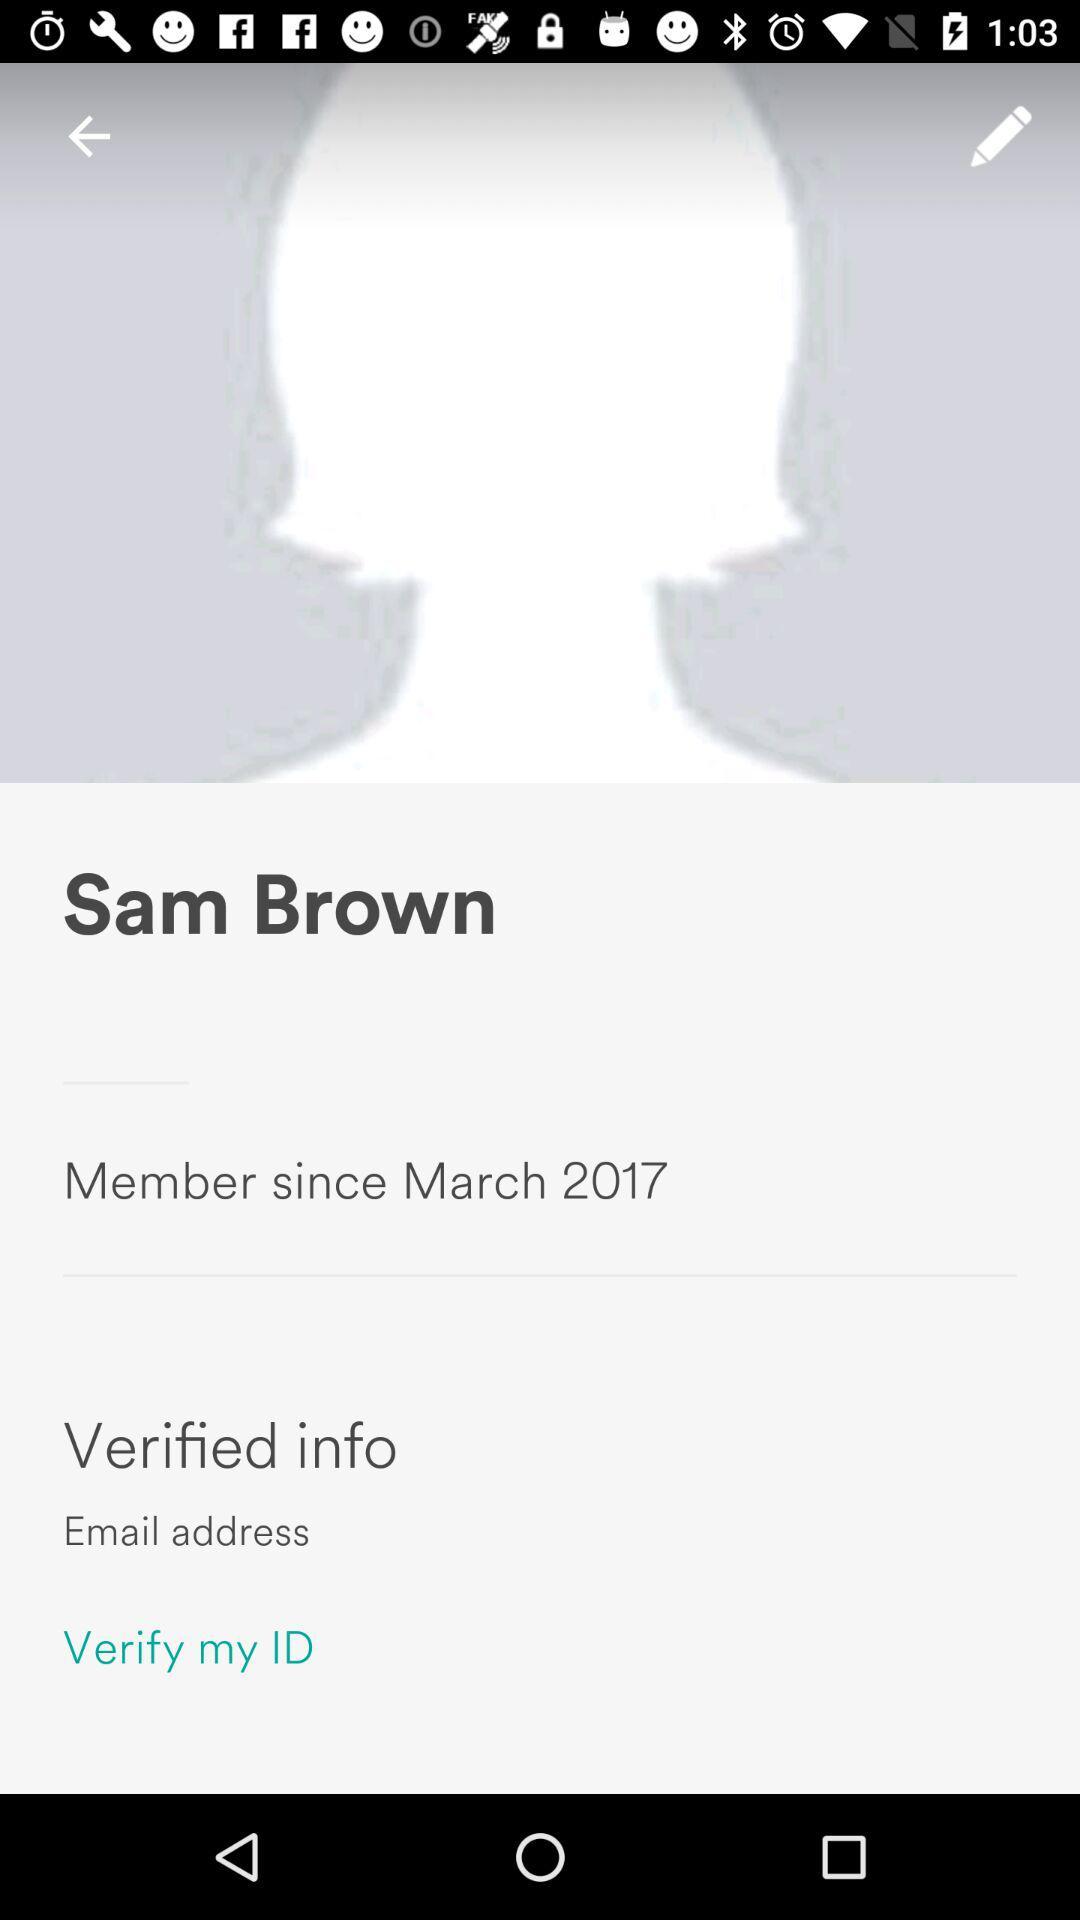 The width and height of the screenshot is (1080, 1920). What do you see at coordinates (88, 135) in the screenshot?
I see `the icon above the sam brown icon` at bounding box center [88, 135].